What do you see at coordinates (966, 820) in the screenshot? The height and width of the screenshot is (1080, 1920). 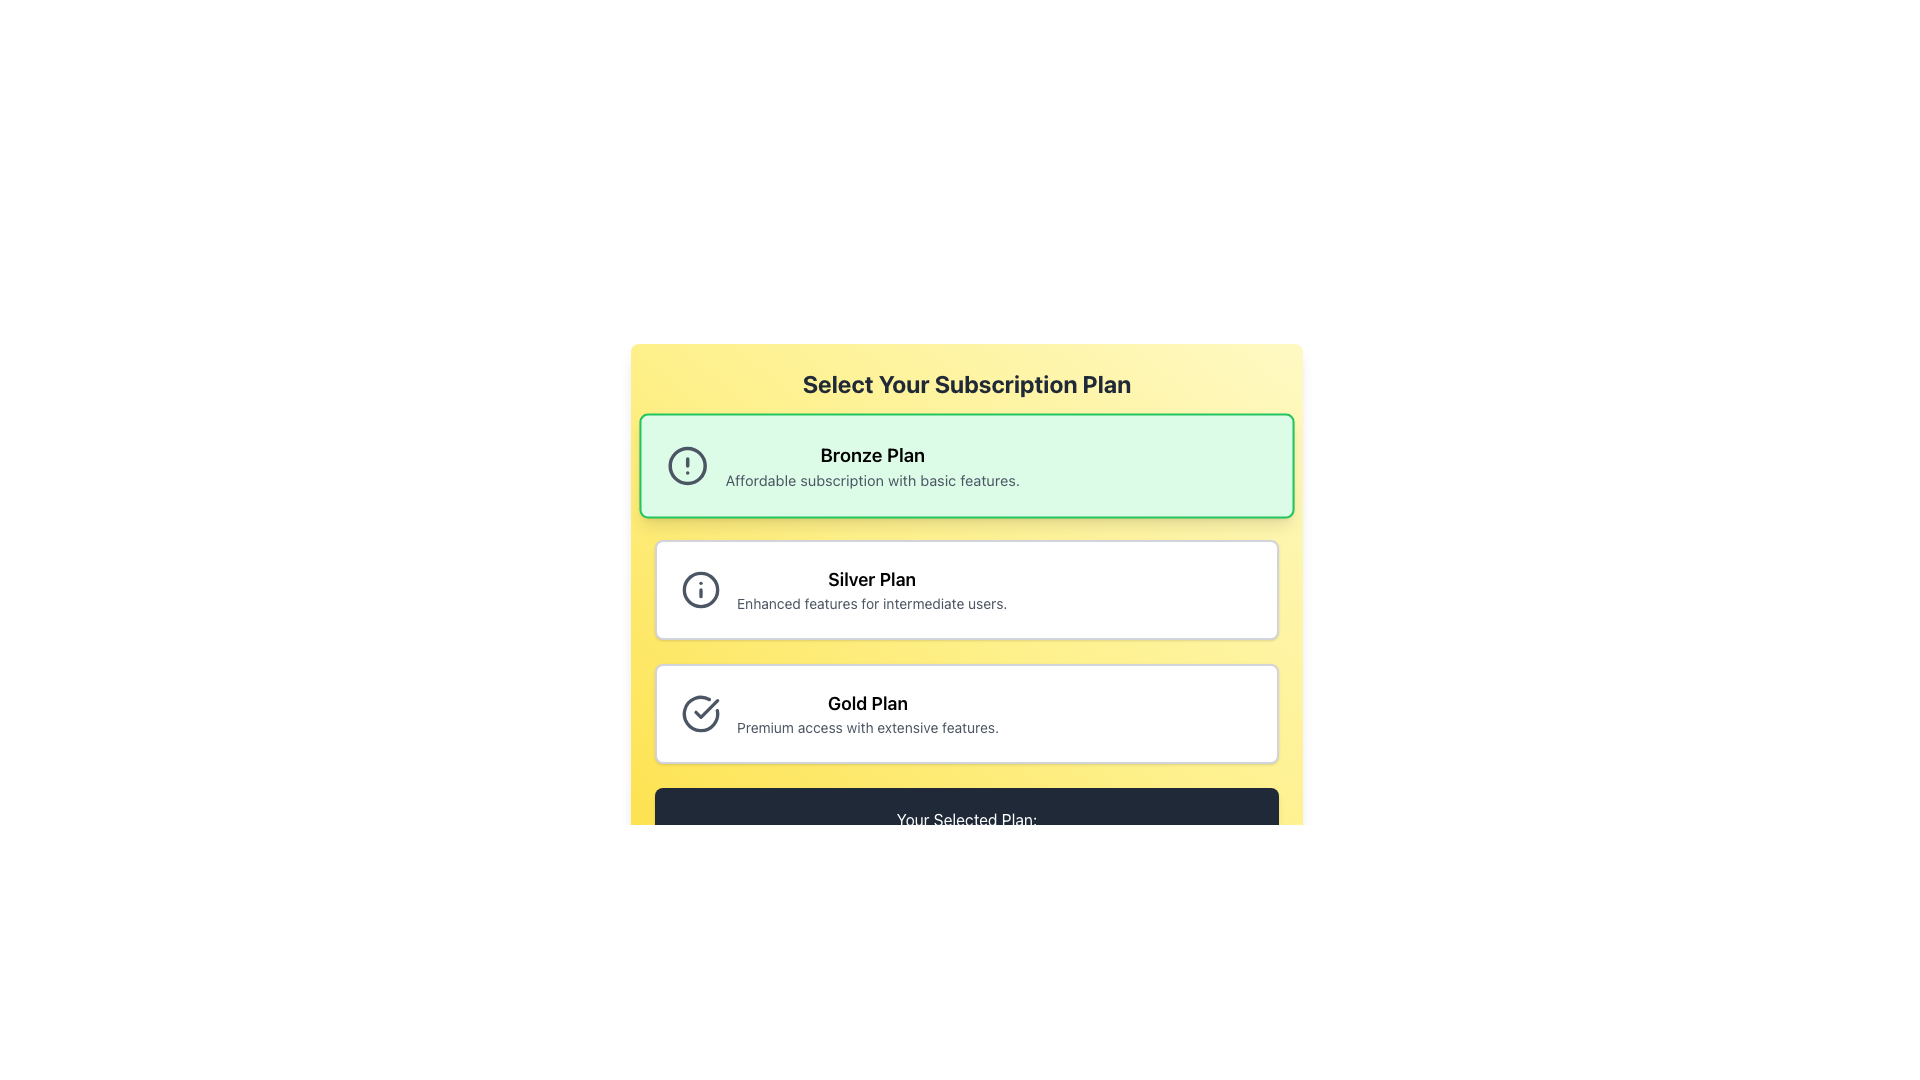 I see `the text label 'Your Selected Plan:' which is located in the lower section of the interface and serves as a label for the Bronze Plan section` at bounding box center [966, 820].